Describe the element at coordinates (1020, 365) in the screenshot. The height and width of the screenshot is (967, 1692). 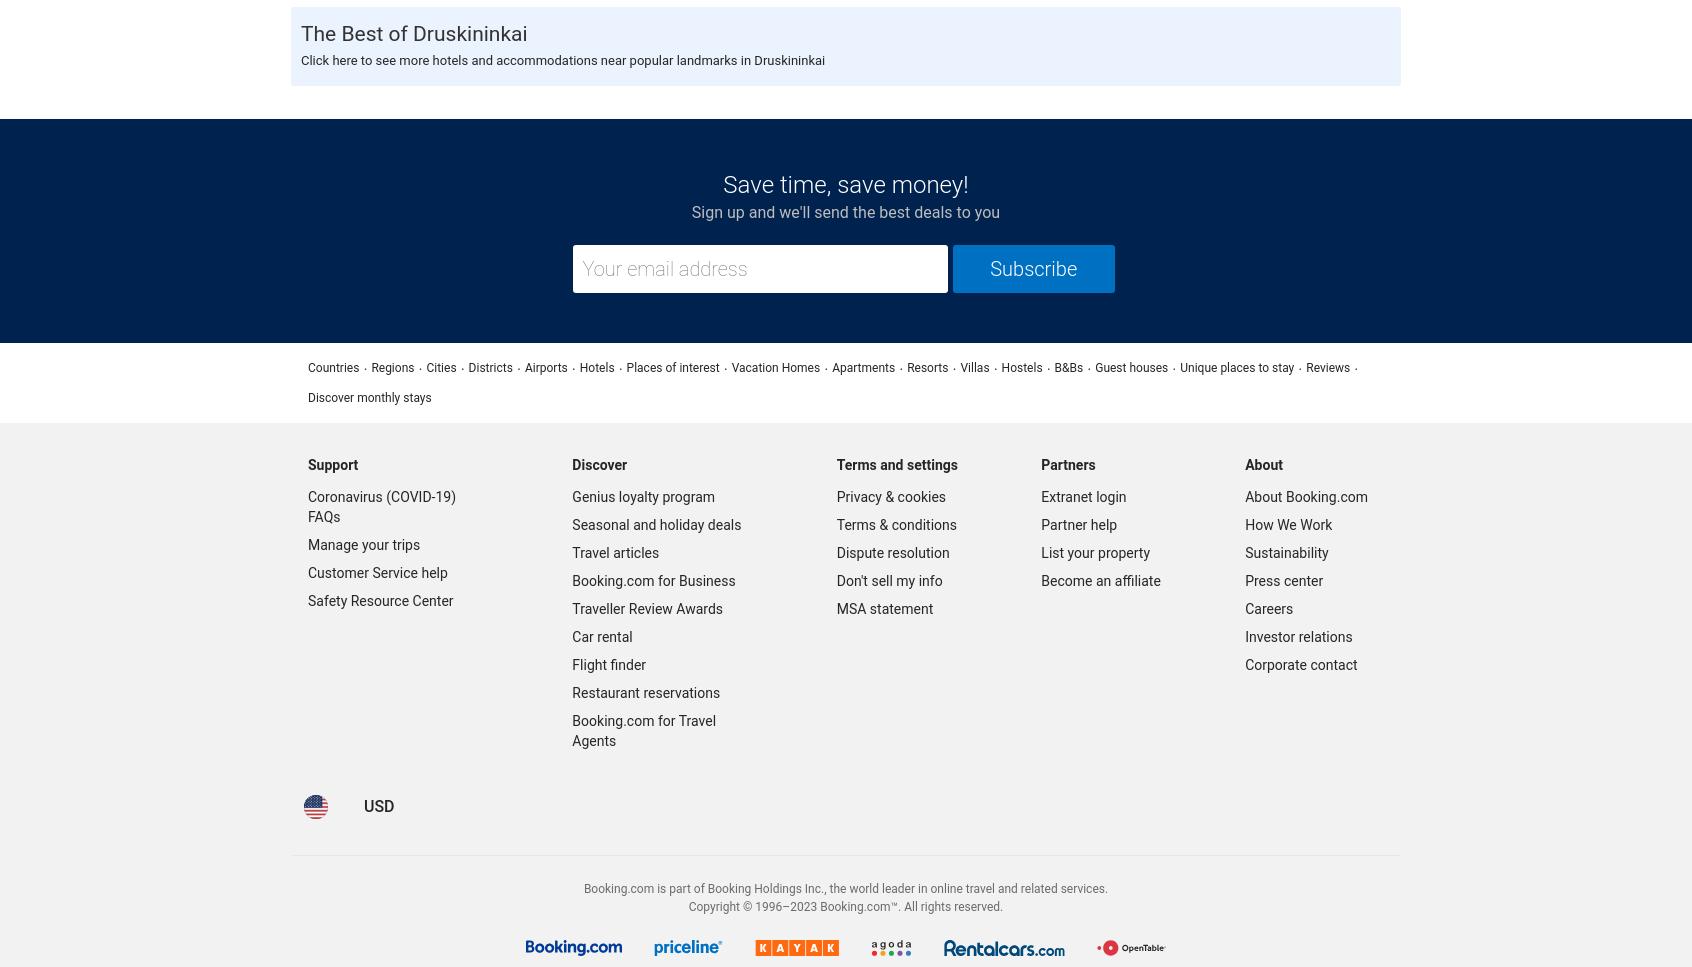
I see `'Hostels'` at that location.